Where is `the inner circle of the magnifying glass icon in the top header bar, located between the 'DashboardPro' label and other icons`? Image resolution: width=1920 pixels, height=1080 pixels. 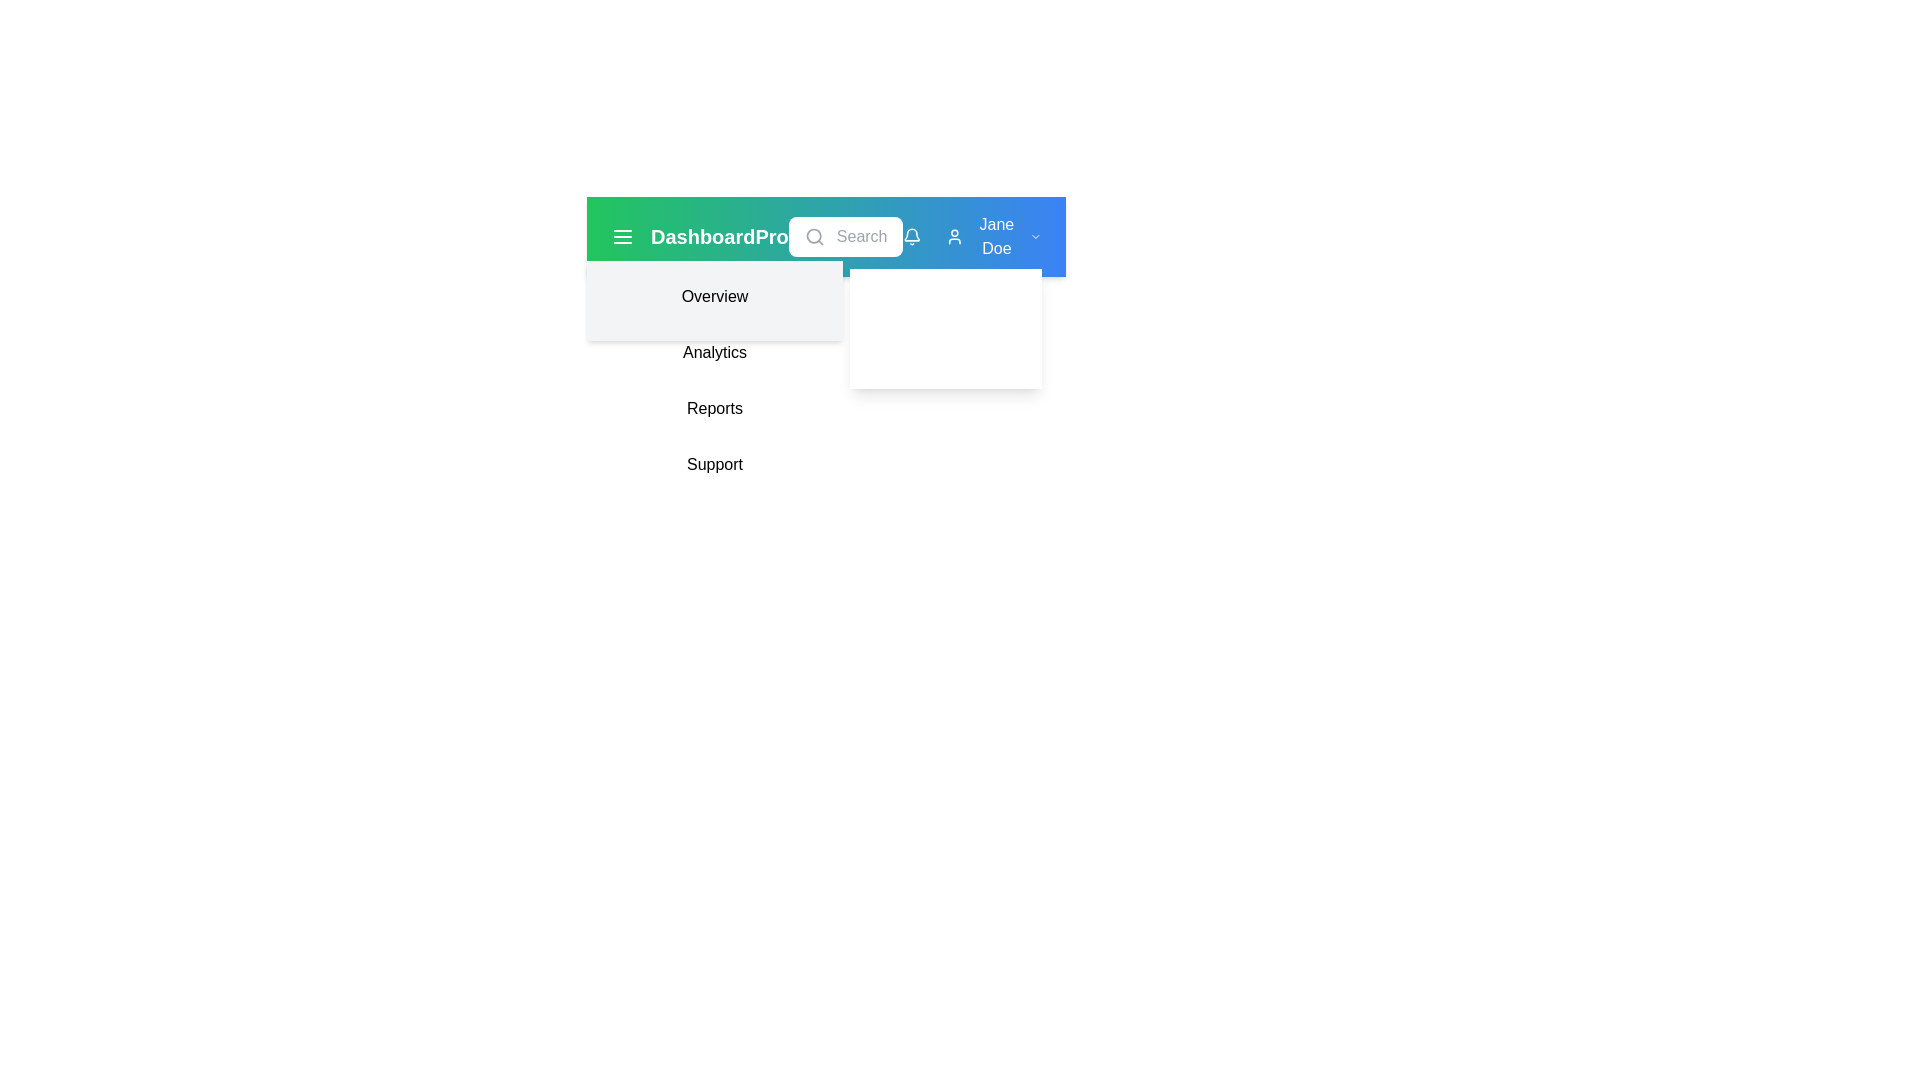 the inner circle of the magnifying glass icon in the top header bar, located between the 'DashboardPro' label and other icons is located at coordinates (813, 235).